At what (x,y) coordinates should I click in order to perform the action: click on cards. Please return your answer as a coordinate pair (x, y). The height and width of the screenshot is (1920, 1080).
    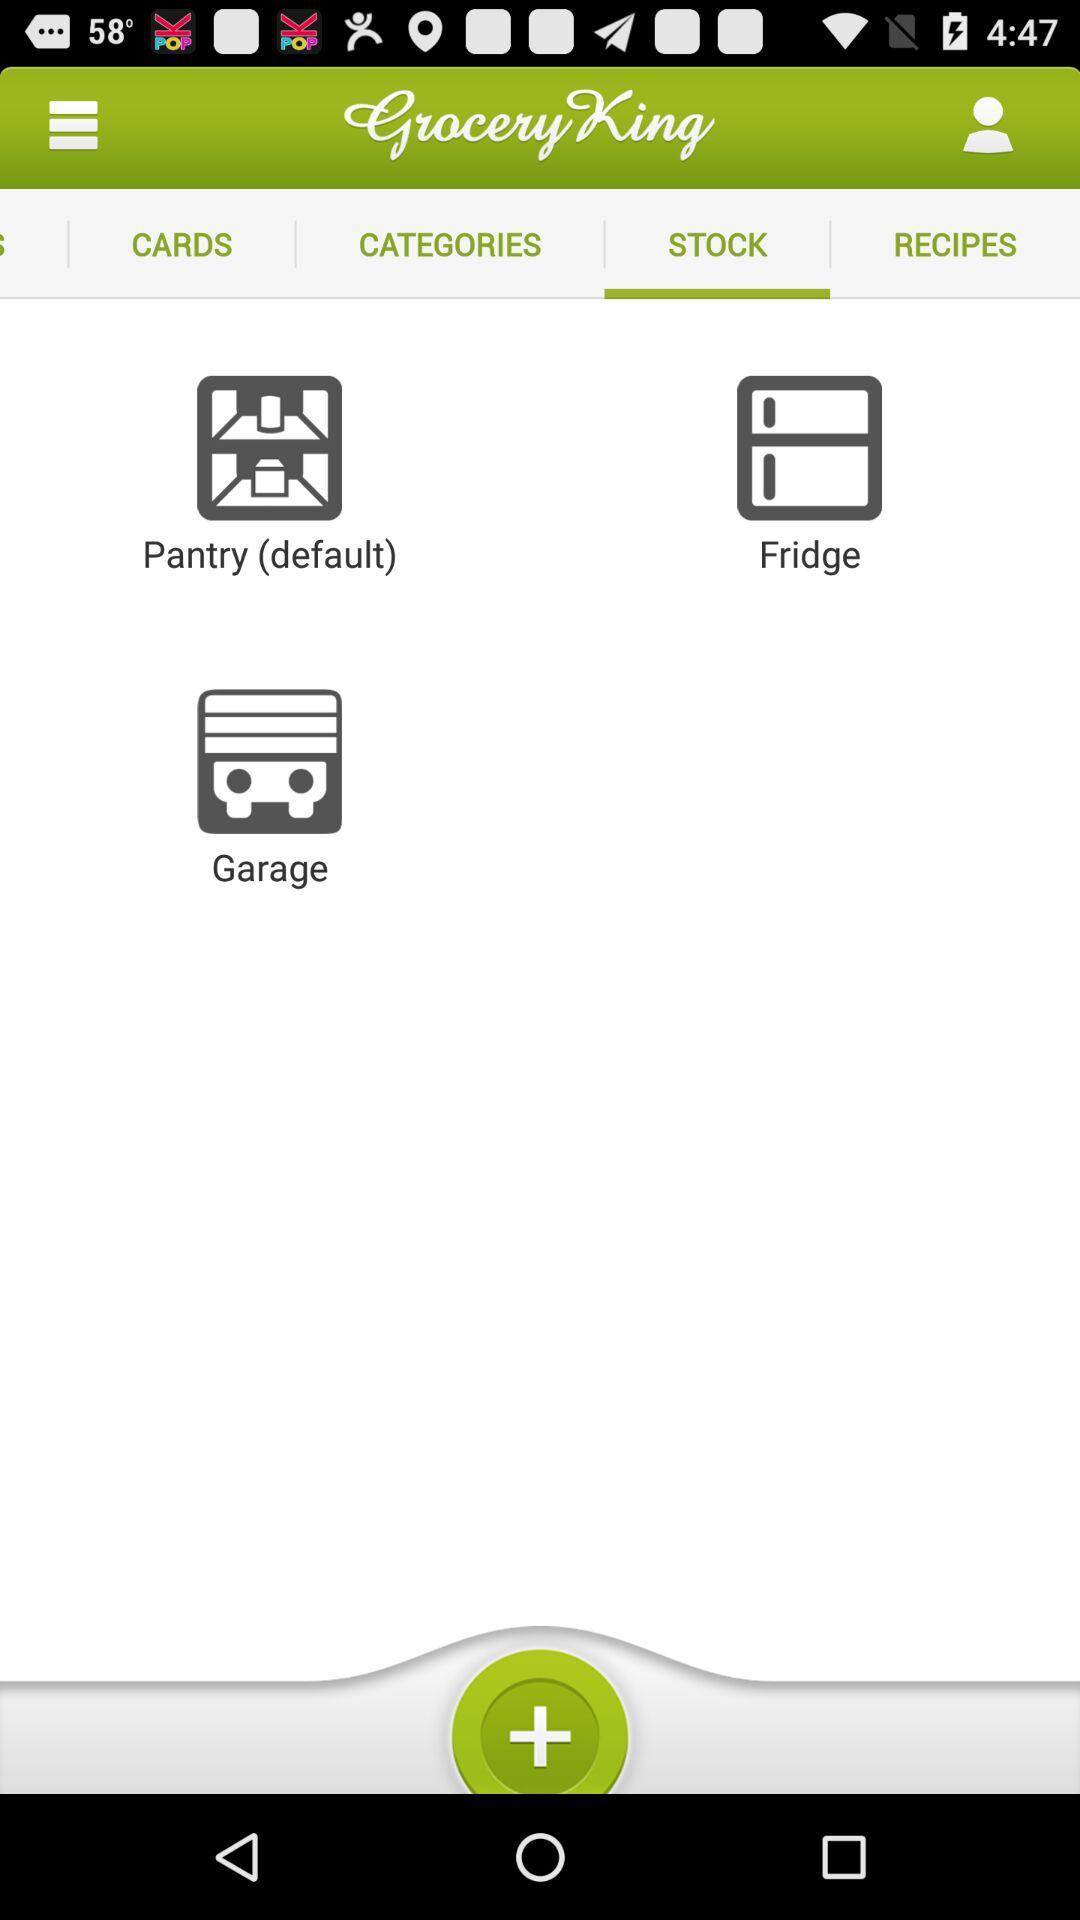
    Looking at the image, I should click on (181, 243).